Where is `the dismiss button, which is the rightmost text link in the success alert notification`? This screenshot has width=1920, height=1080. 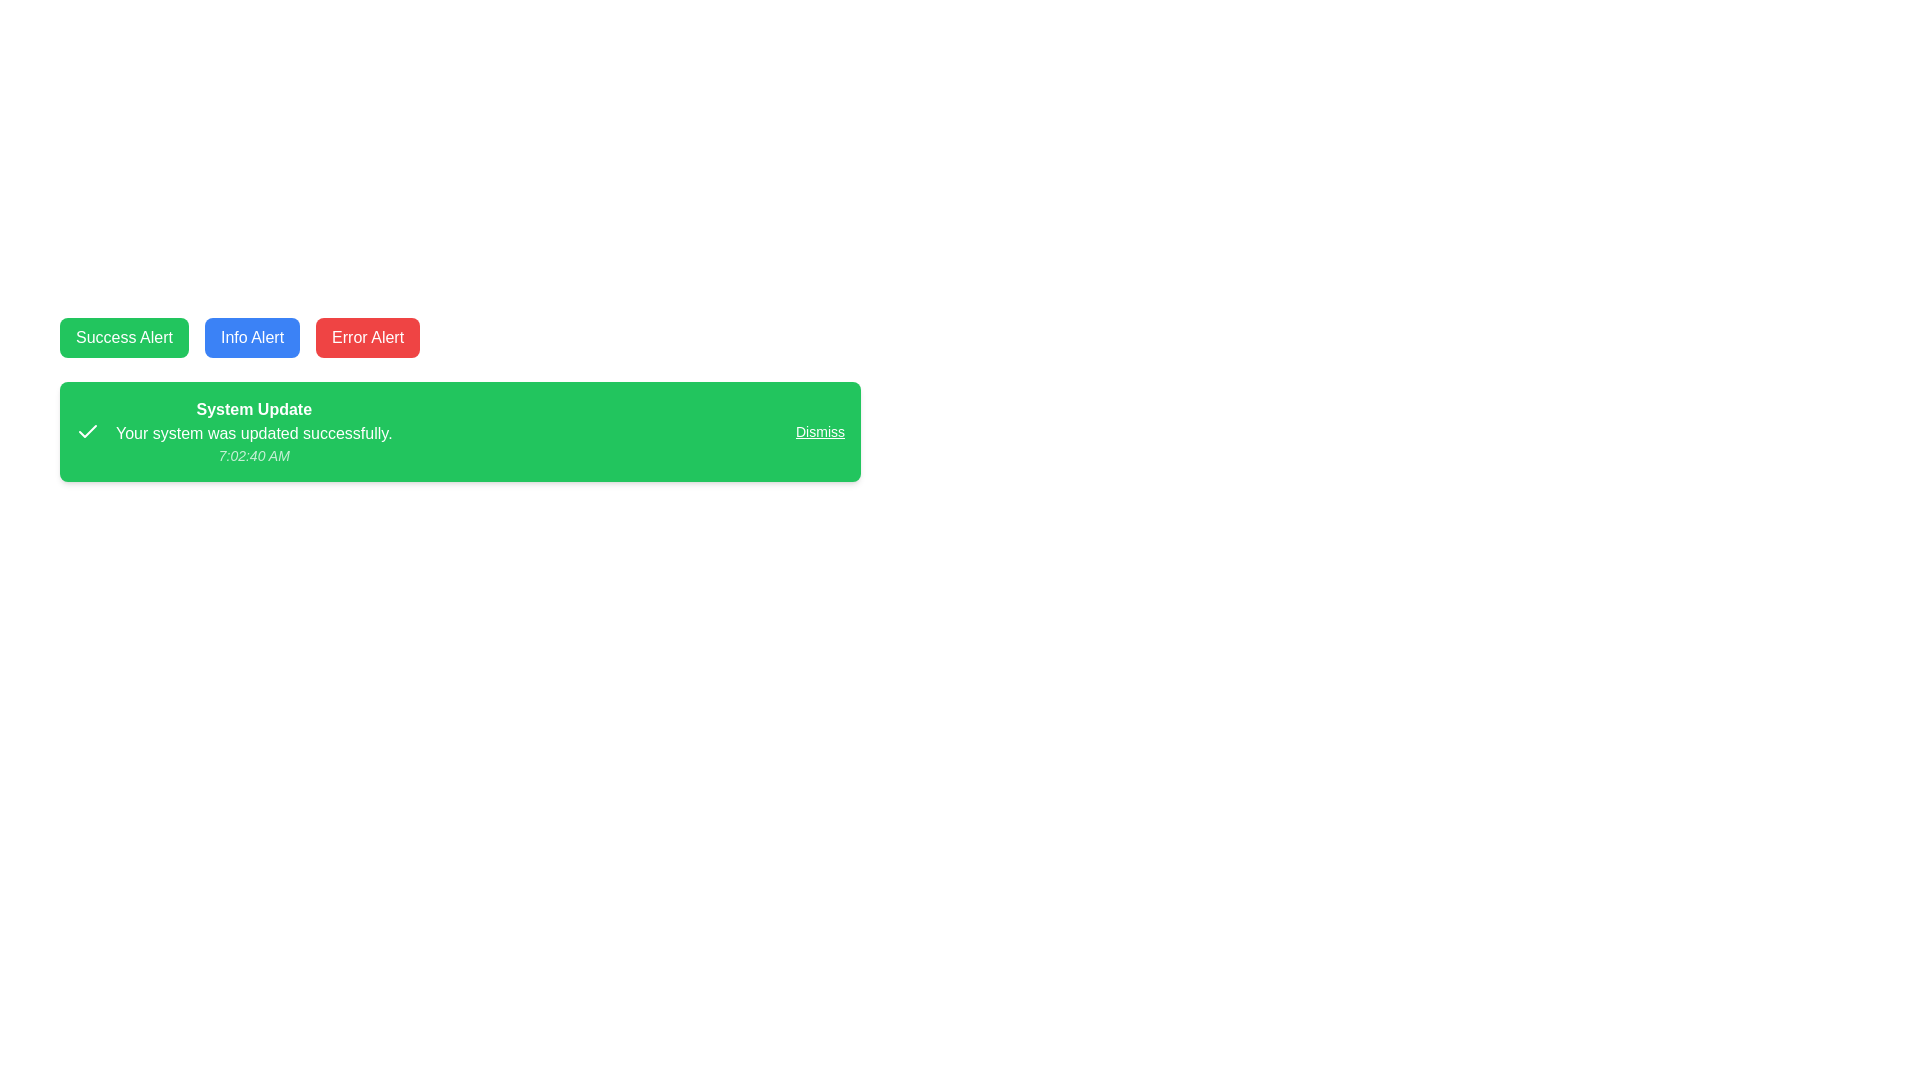 the dismiss button, which is the rightmost text link in the success alert notification is located at coordinates (820, 431).